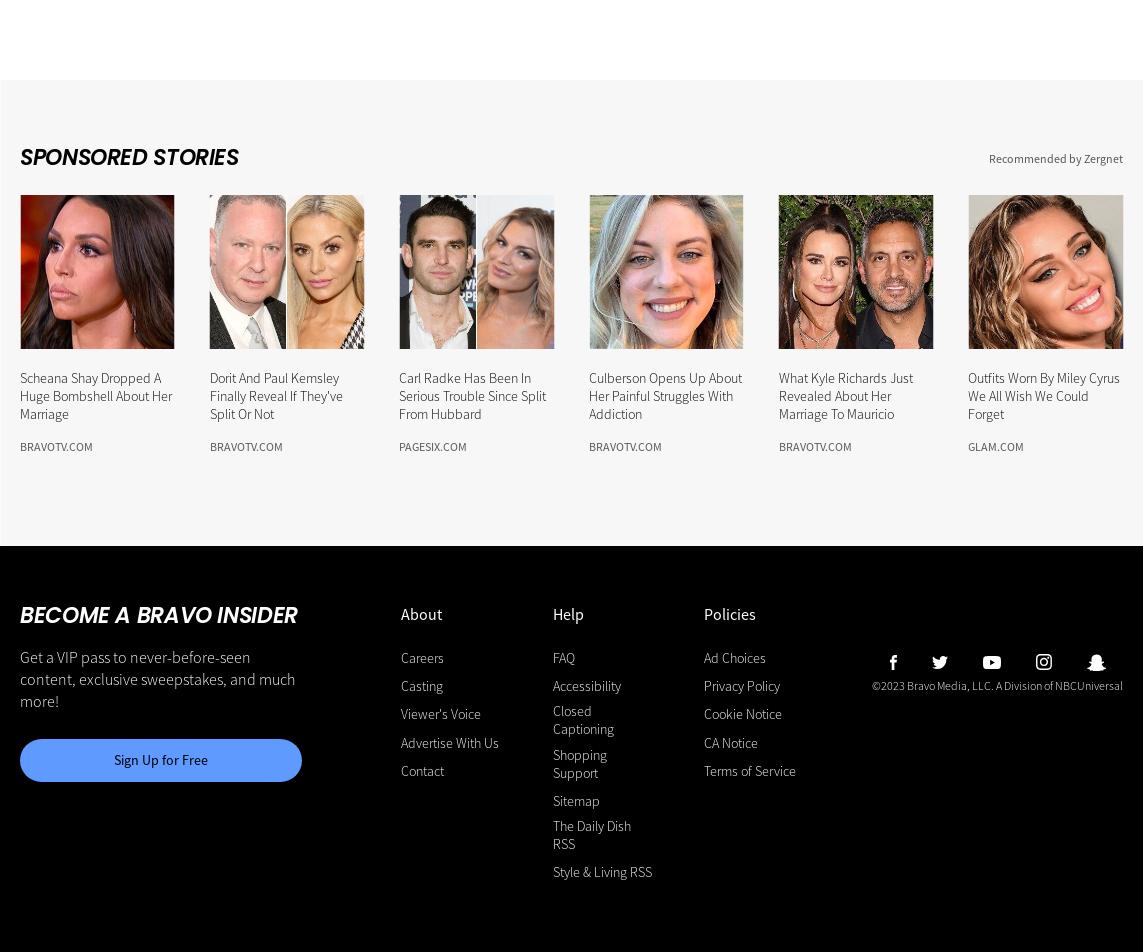 This screenshot has height=952, width=1143. Describe the element at coordinates (1058, 685) in the screenshot. I see `'A Division of NBCUniversal'` at that location.